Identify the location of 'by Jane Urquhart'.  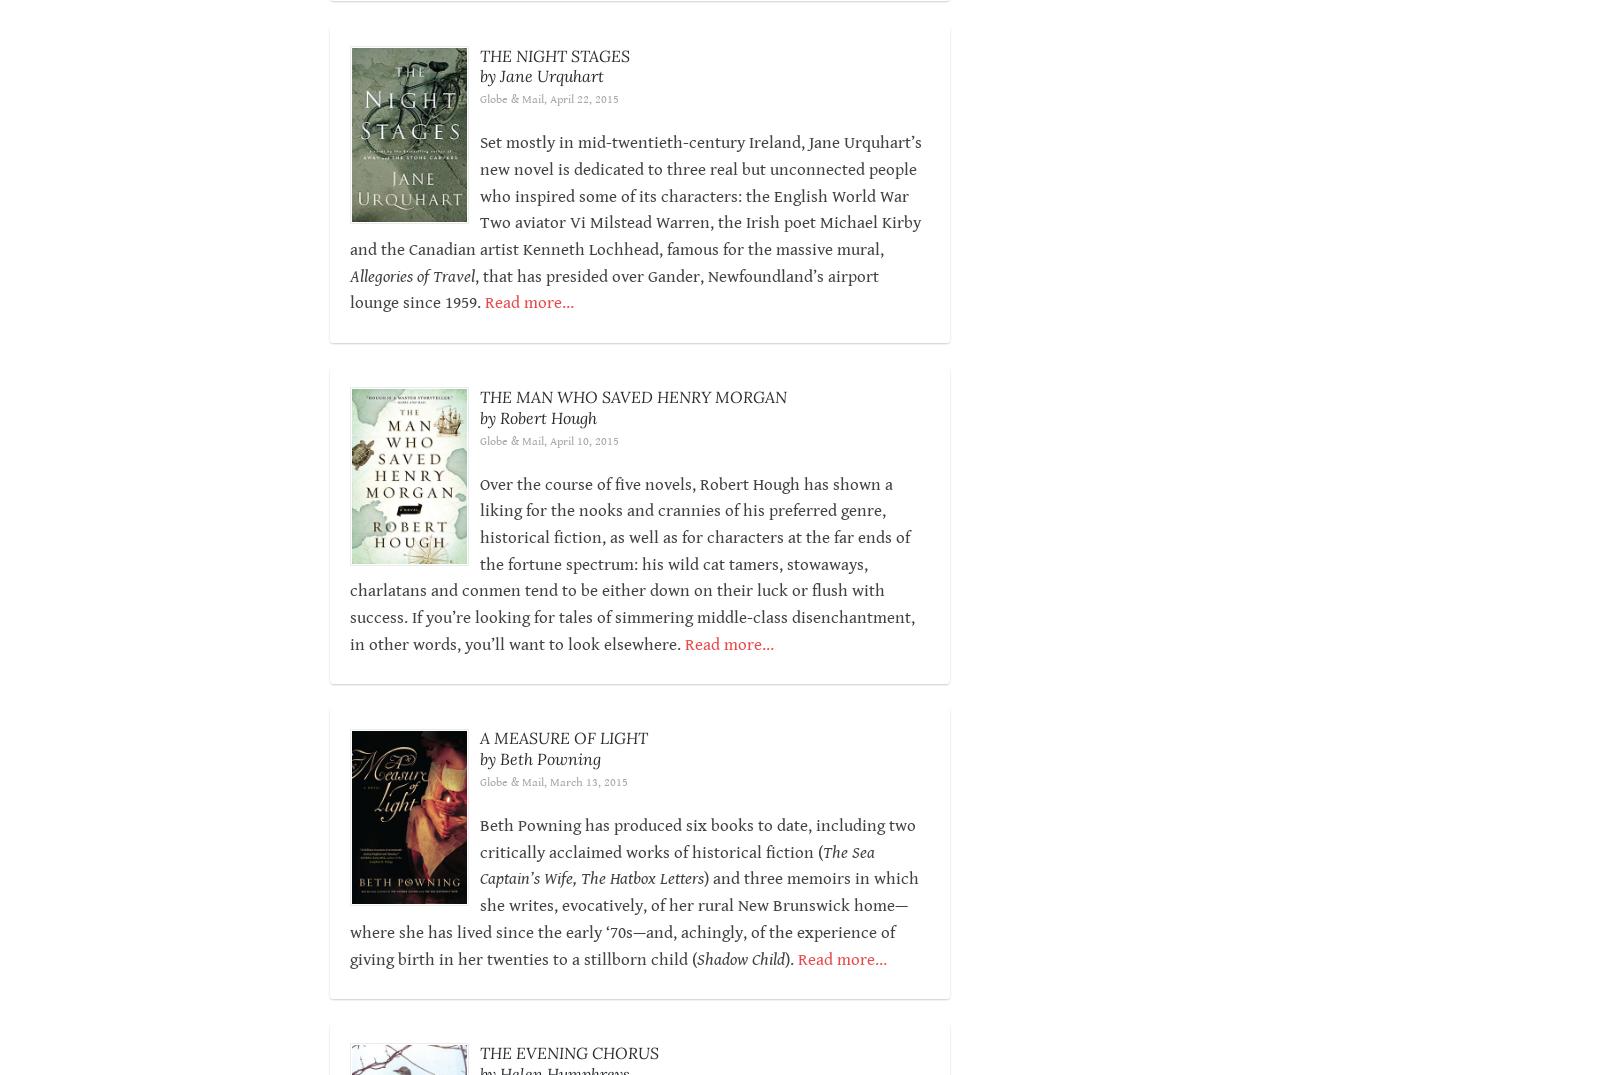
(539, 76).